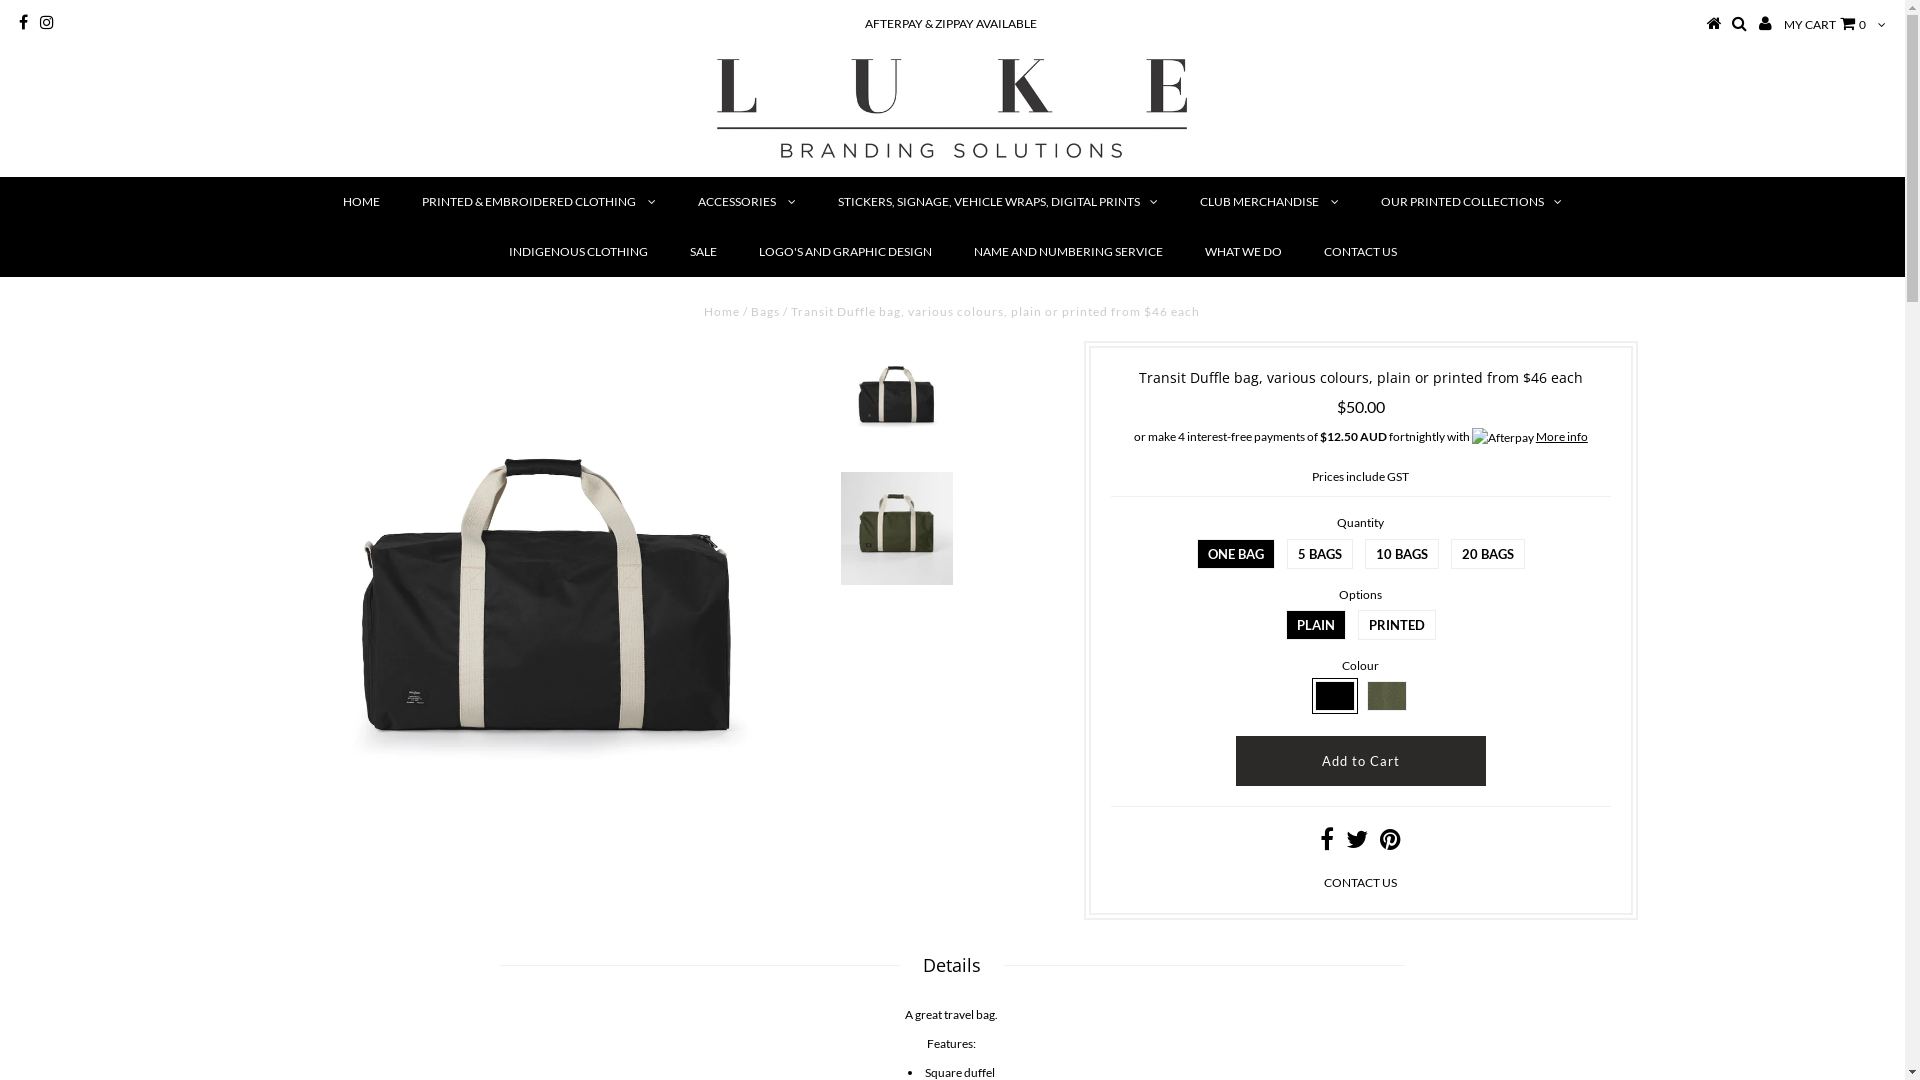 This screenshot has height=1080, width=1920. Describe the element at coordinates (1360, 201) in the screenshot. I see `'OUR PRINTED COLLECTIONS'` at that location.